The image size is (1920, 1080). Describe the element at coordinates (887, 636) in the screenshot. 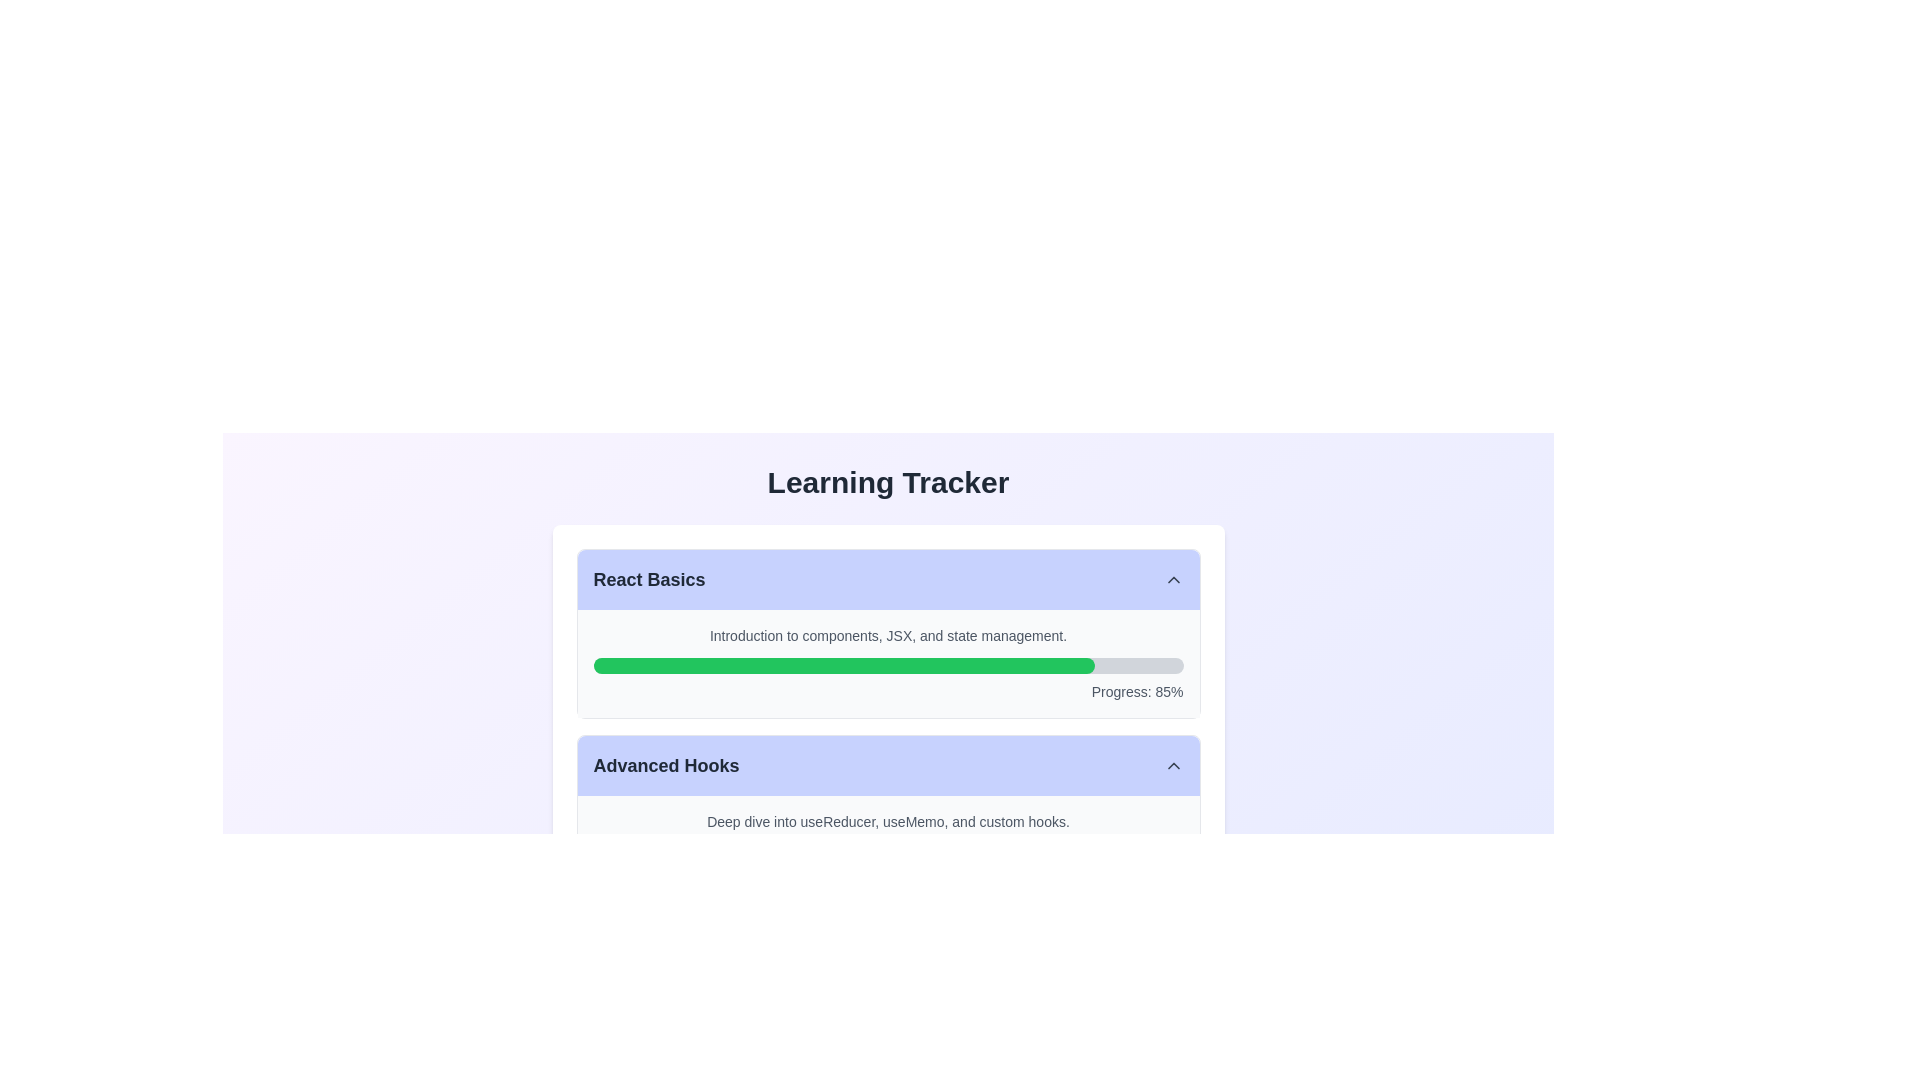

I see `the text label displaying 'Introduction to components, JSX, and state management.' which is styled in gray and located within the 'React Basics' section` at that location.